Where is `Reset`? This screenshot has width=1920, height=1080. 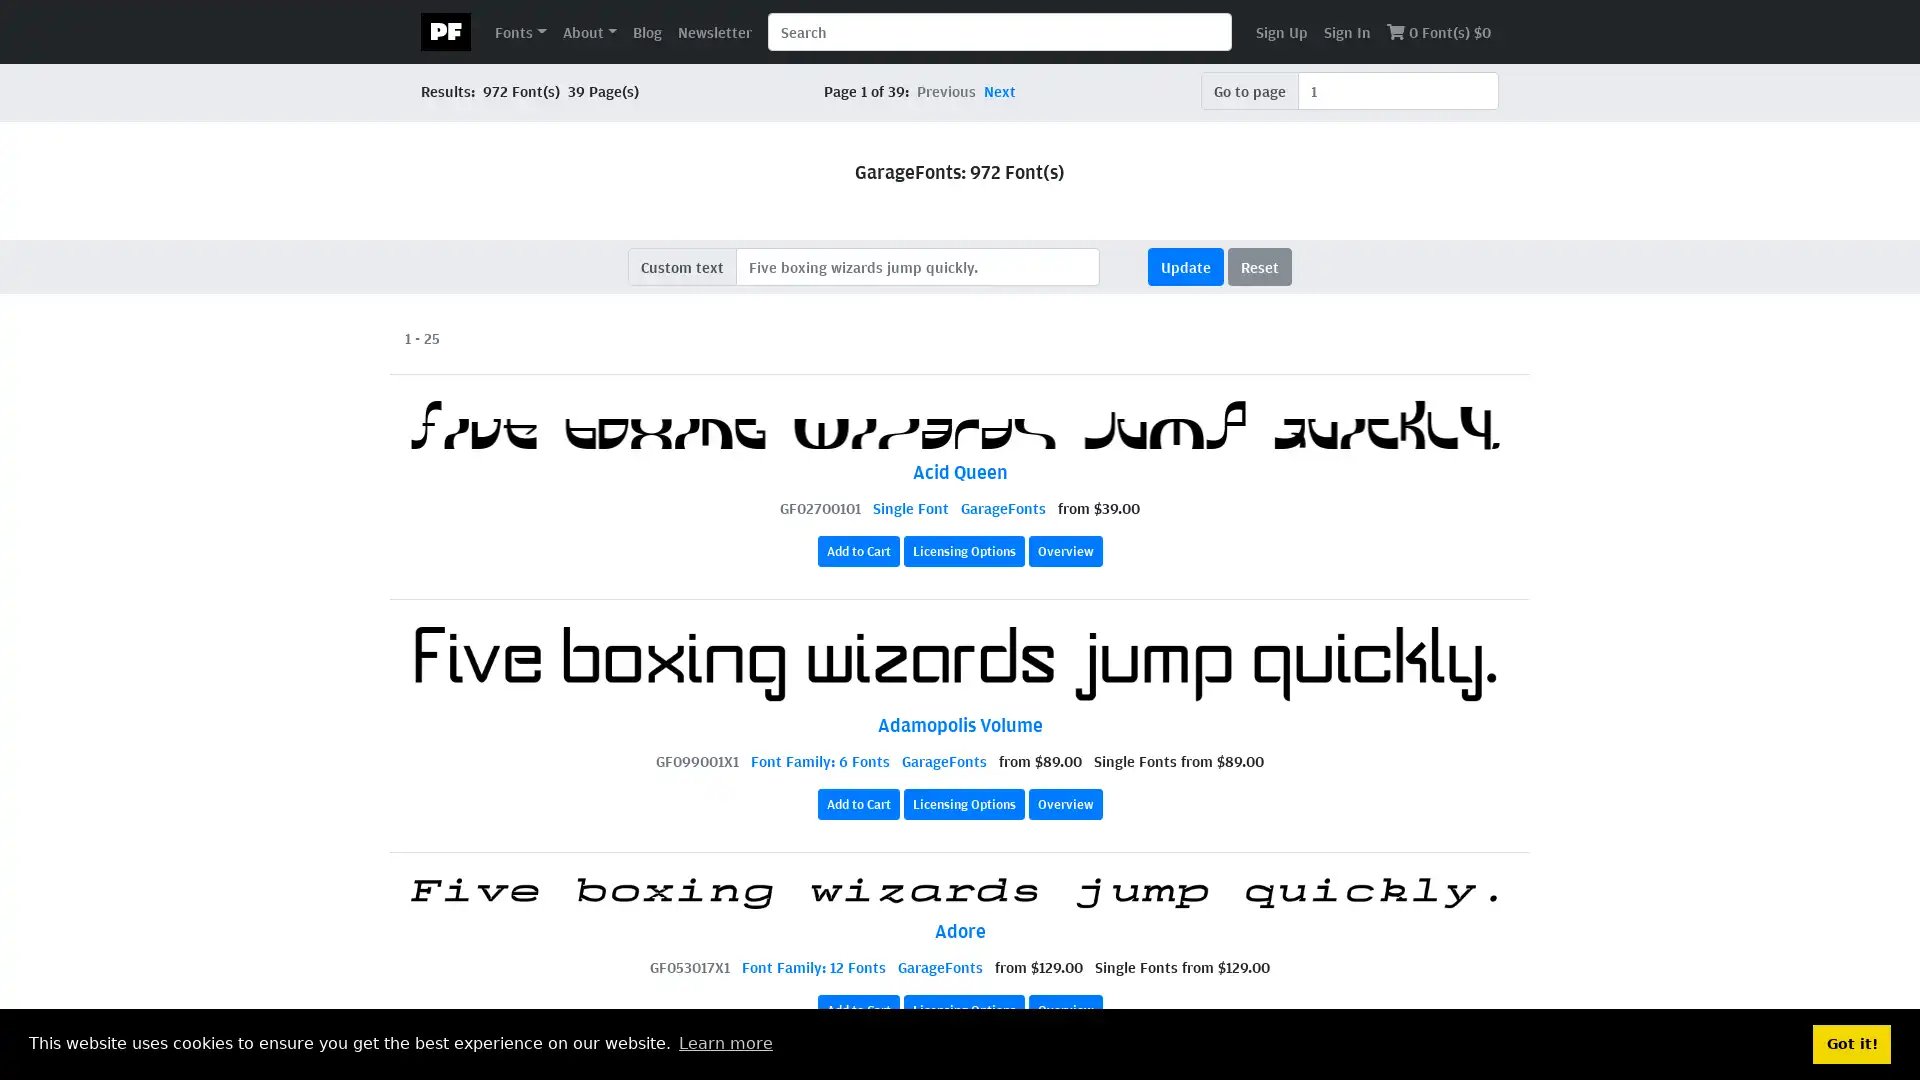 Reset is located at coordinates (1258, 265).